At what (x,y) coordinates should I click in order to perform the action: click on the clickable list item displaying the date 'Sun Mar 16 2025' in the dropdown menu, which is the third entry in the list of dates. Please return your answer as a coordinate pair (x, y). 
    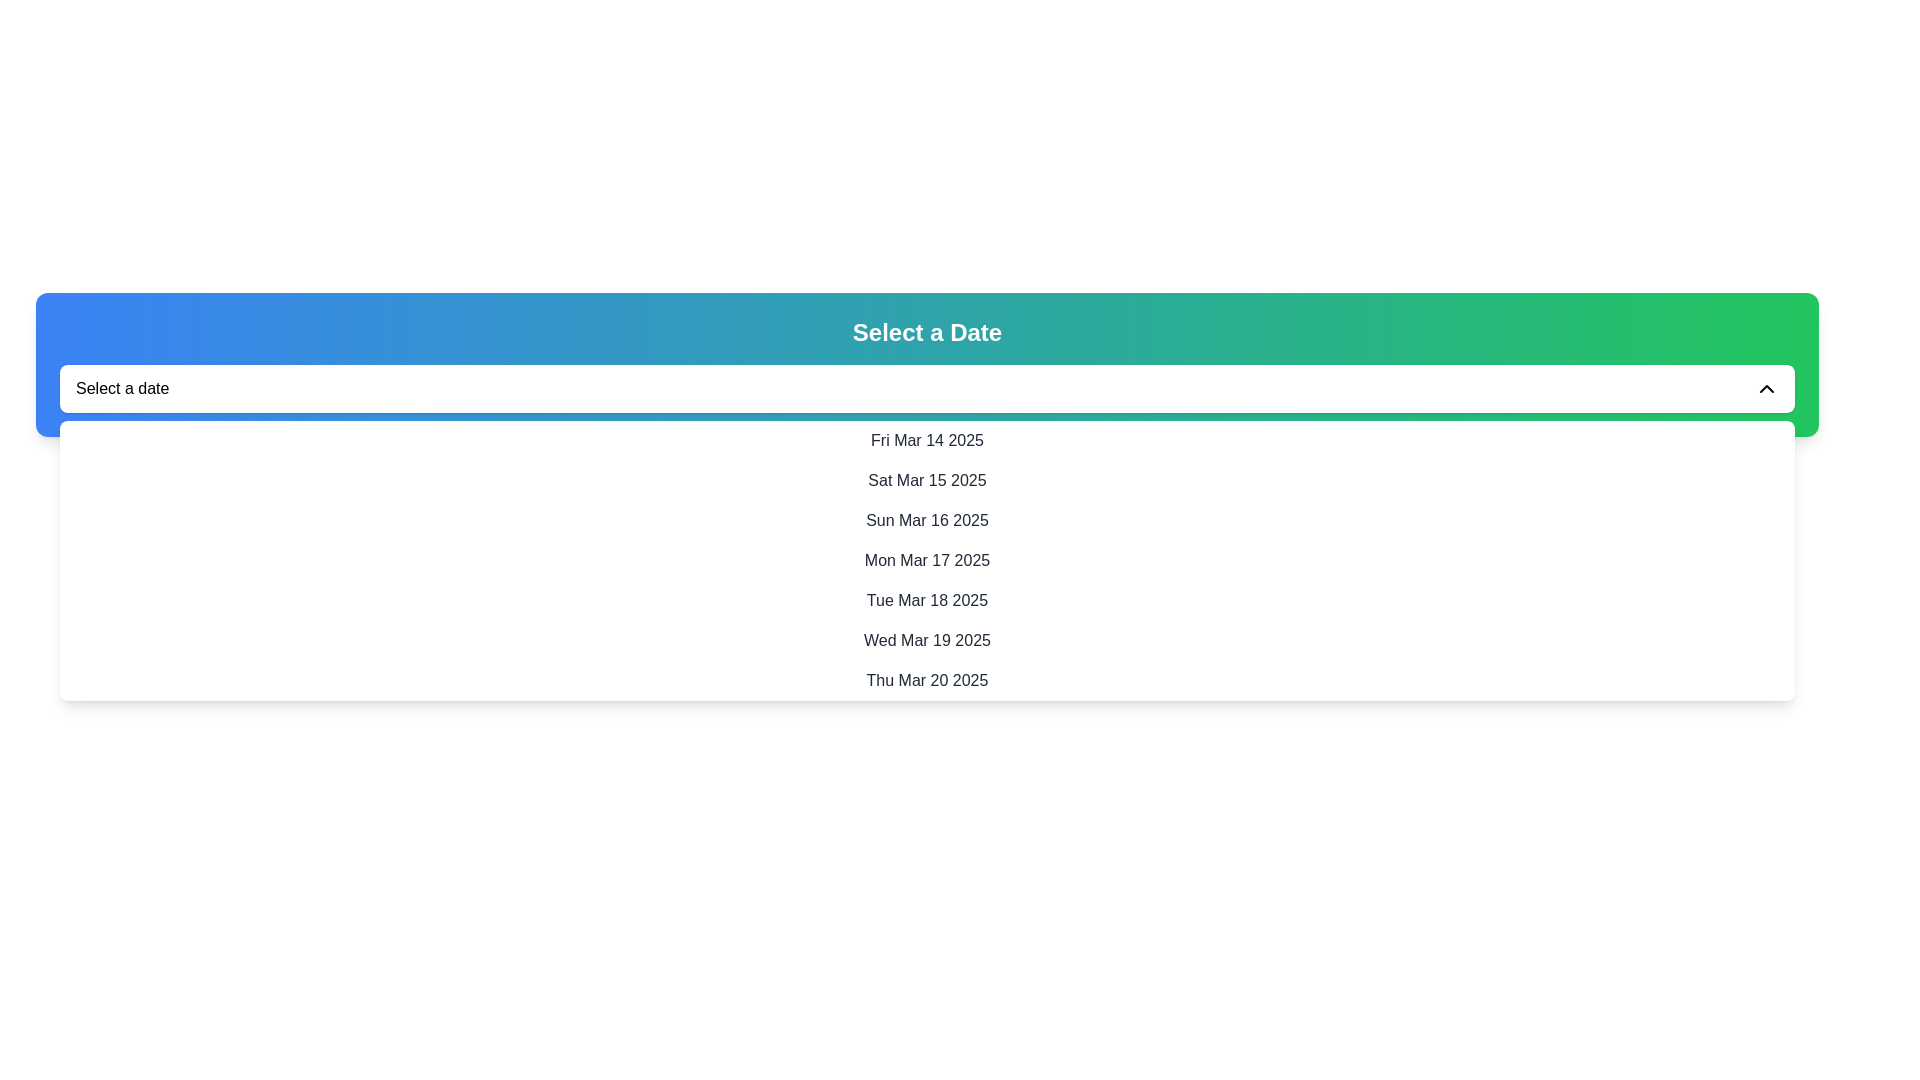
    Looking at the image, I should click on (926, 519).